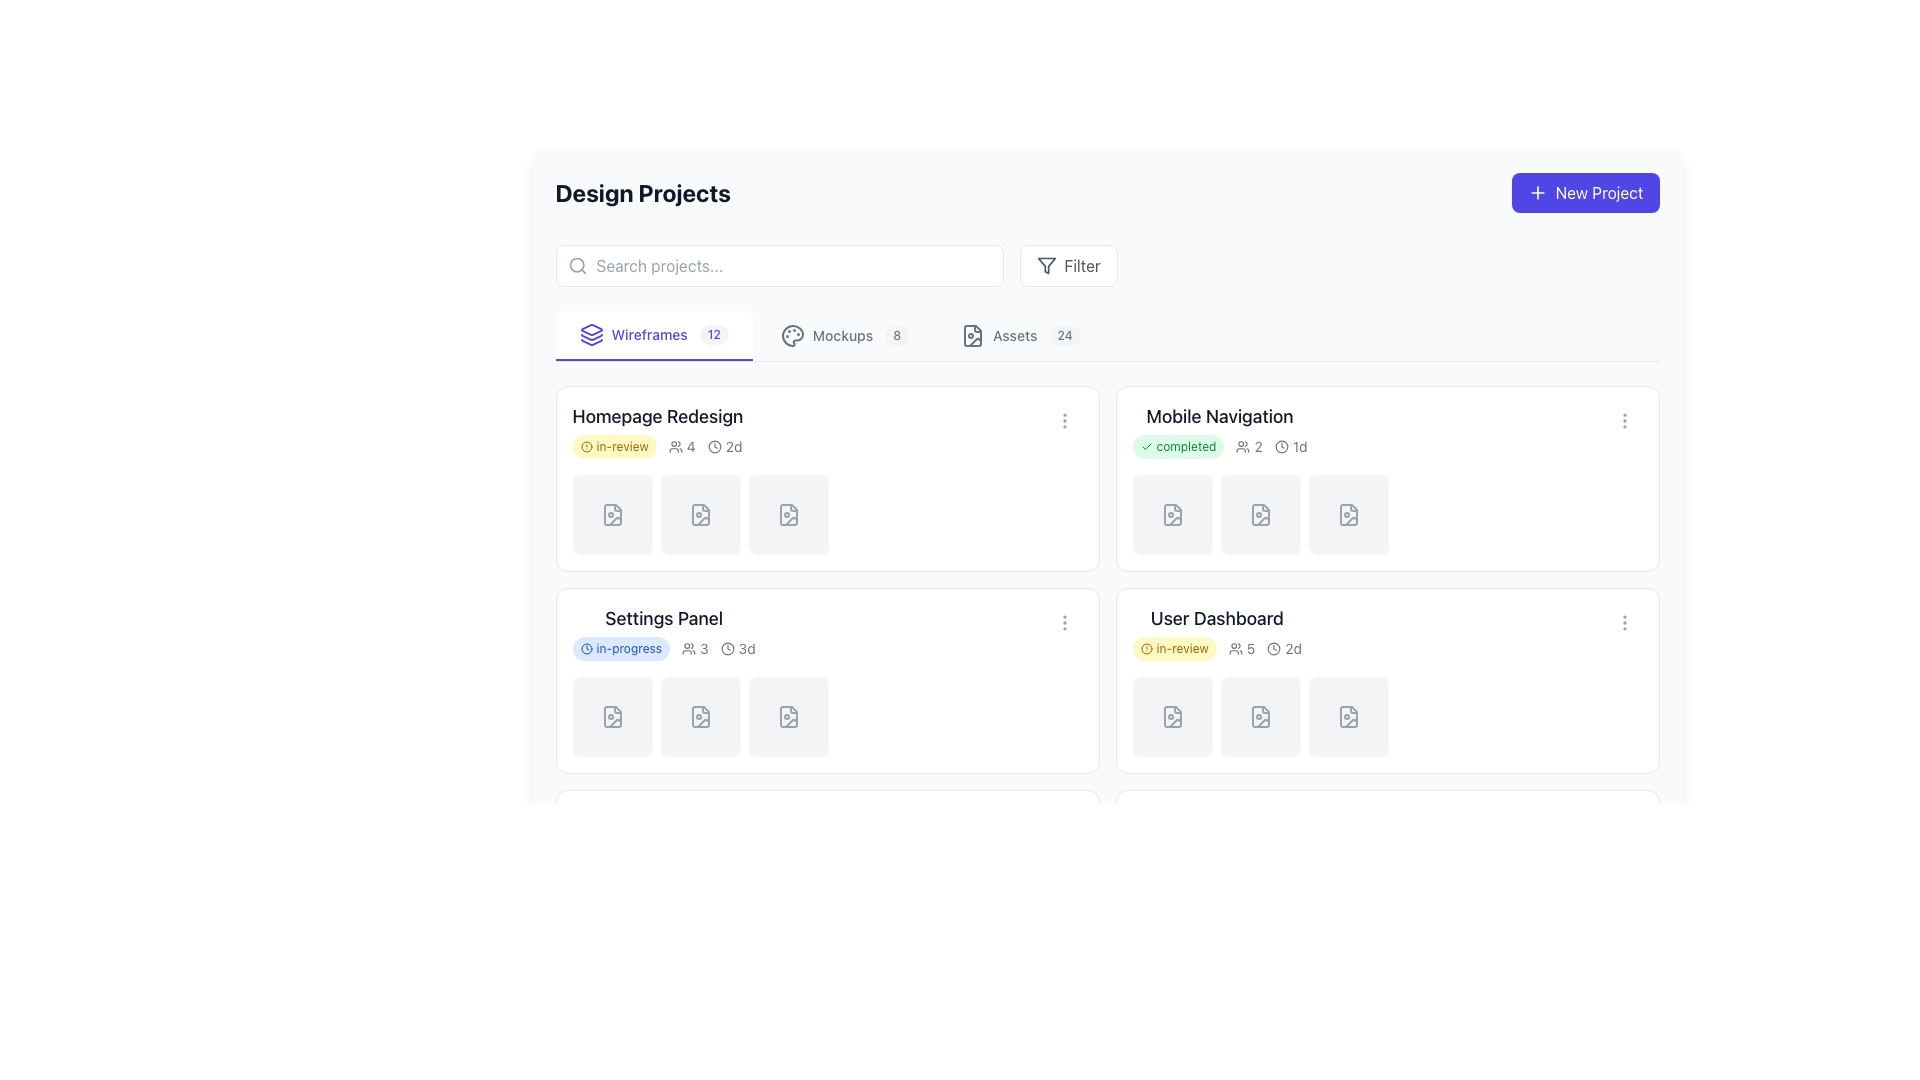 This screenshot has width=1920, height=1080. What do you see at coordinates (1216, 617) in the screenshot?
I see `the 'User Dashboard' text label, which is a large and bold dark gray label located in the bottom-right section of the layout, under the 'Design Projects' heading` at bounding box center [1216, 617].